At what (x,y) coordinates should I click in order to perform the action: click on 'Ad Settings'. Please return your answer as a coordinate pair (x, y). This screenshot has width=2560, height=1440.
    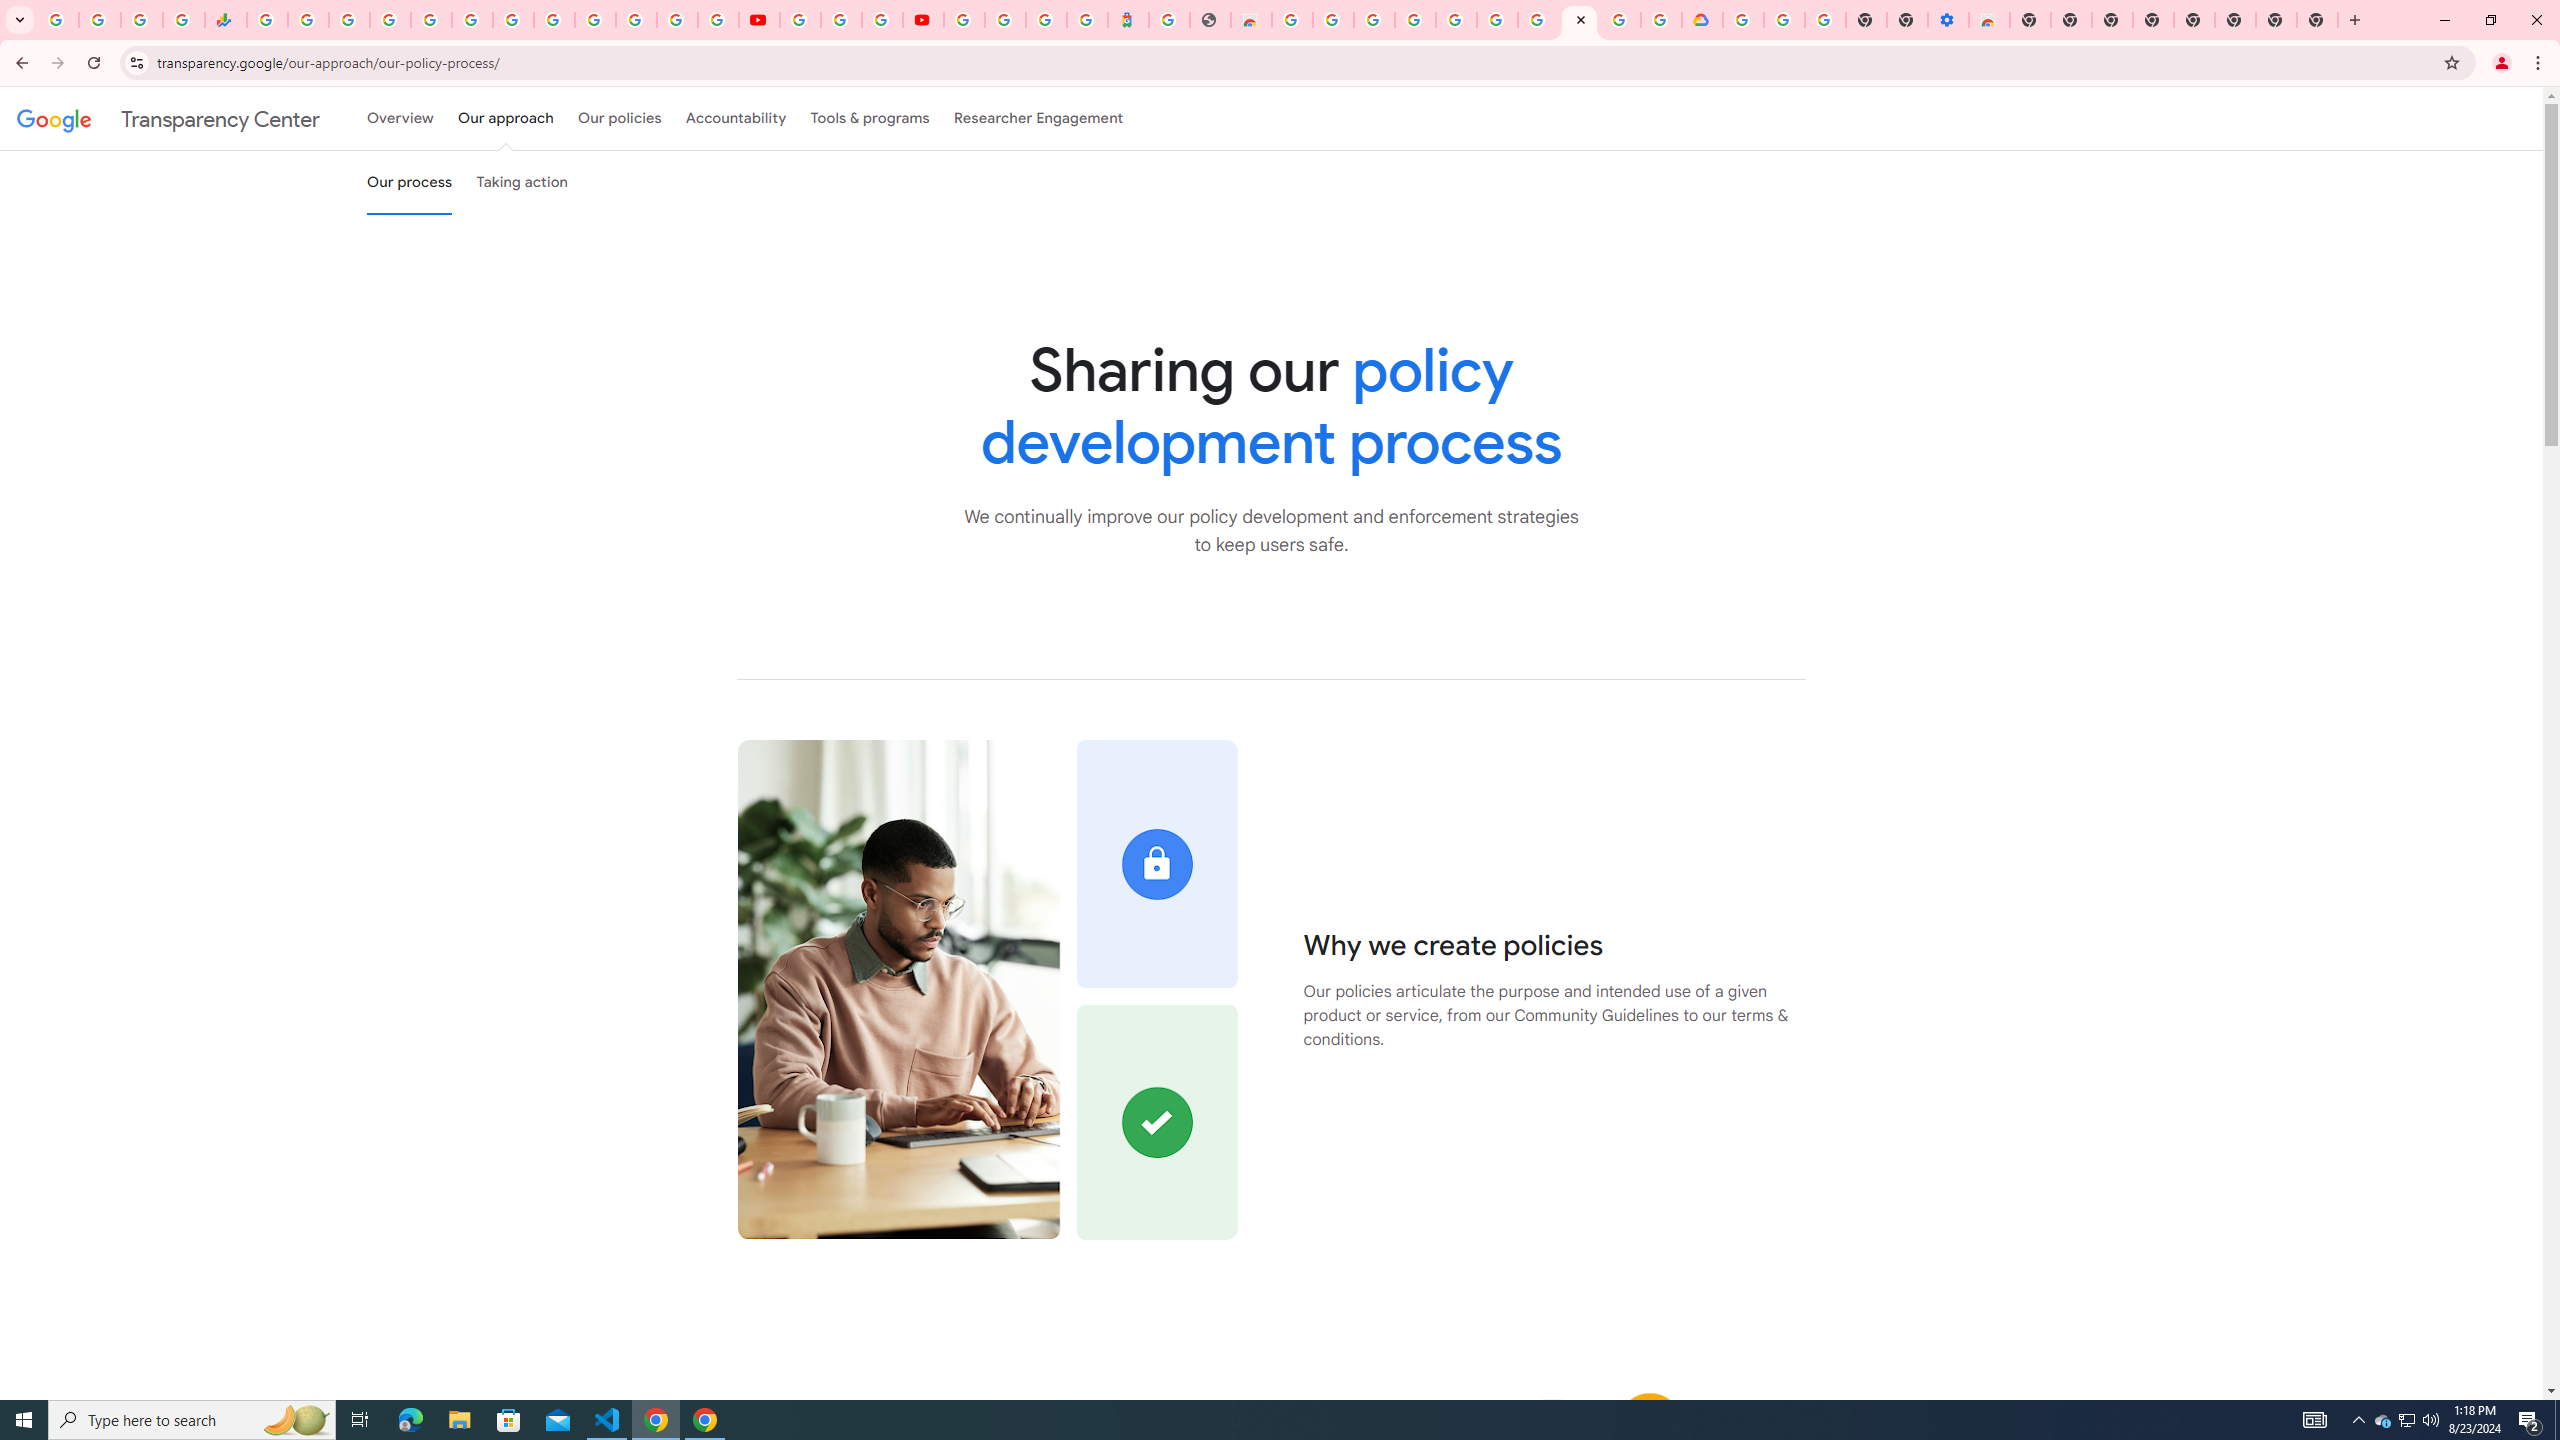
    Looking at the image, I should click on (1414, 19).